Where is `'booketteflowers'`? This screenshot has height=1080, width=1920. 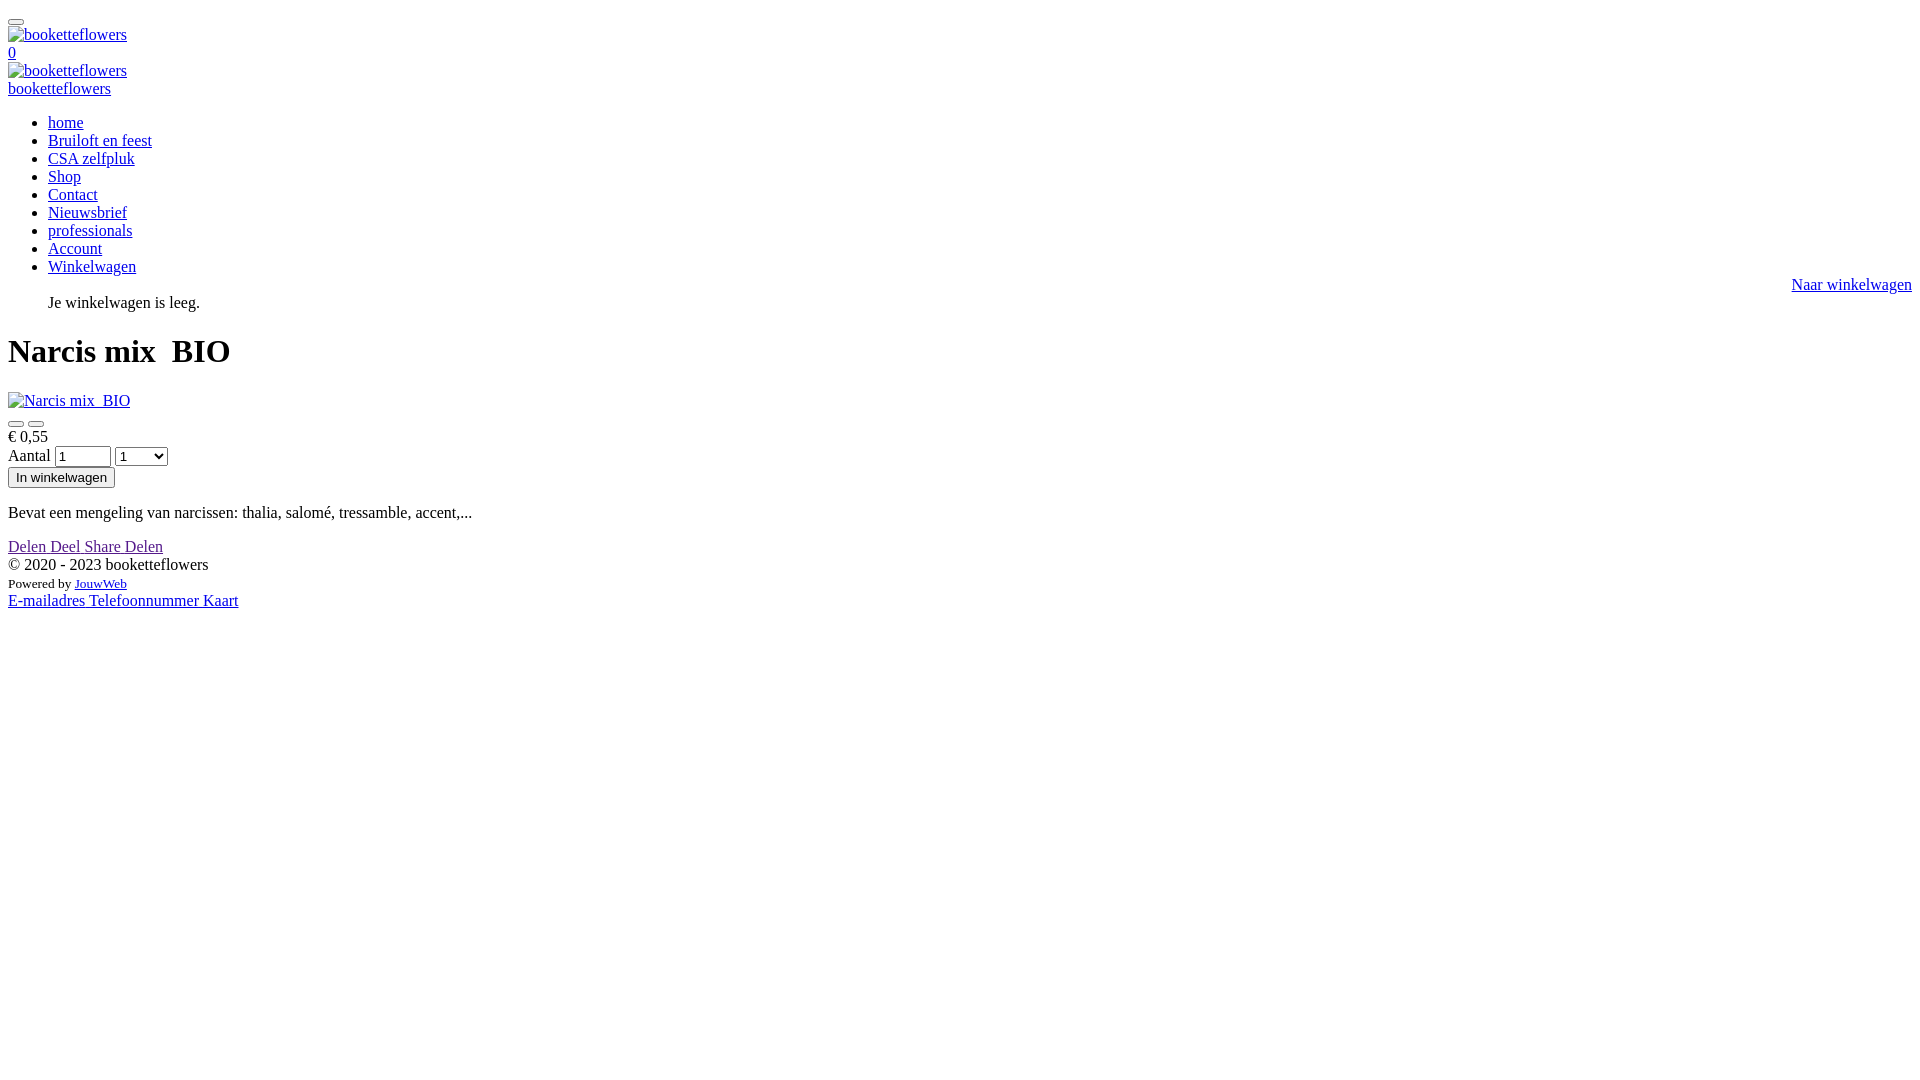 'booketteflowers' is located at coordinates (59, 87).